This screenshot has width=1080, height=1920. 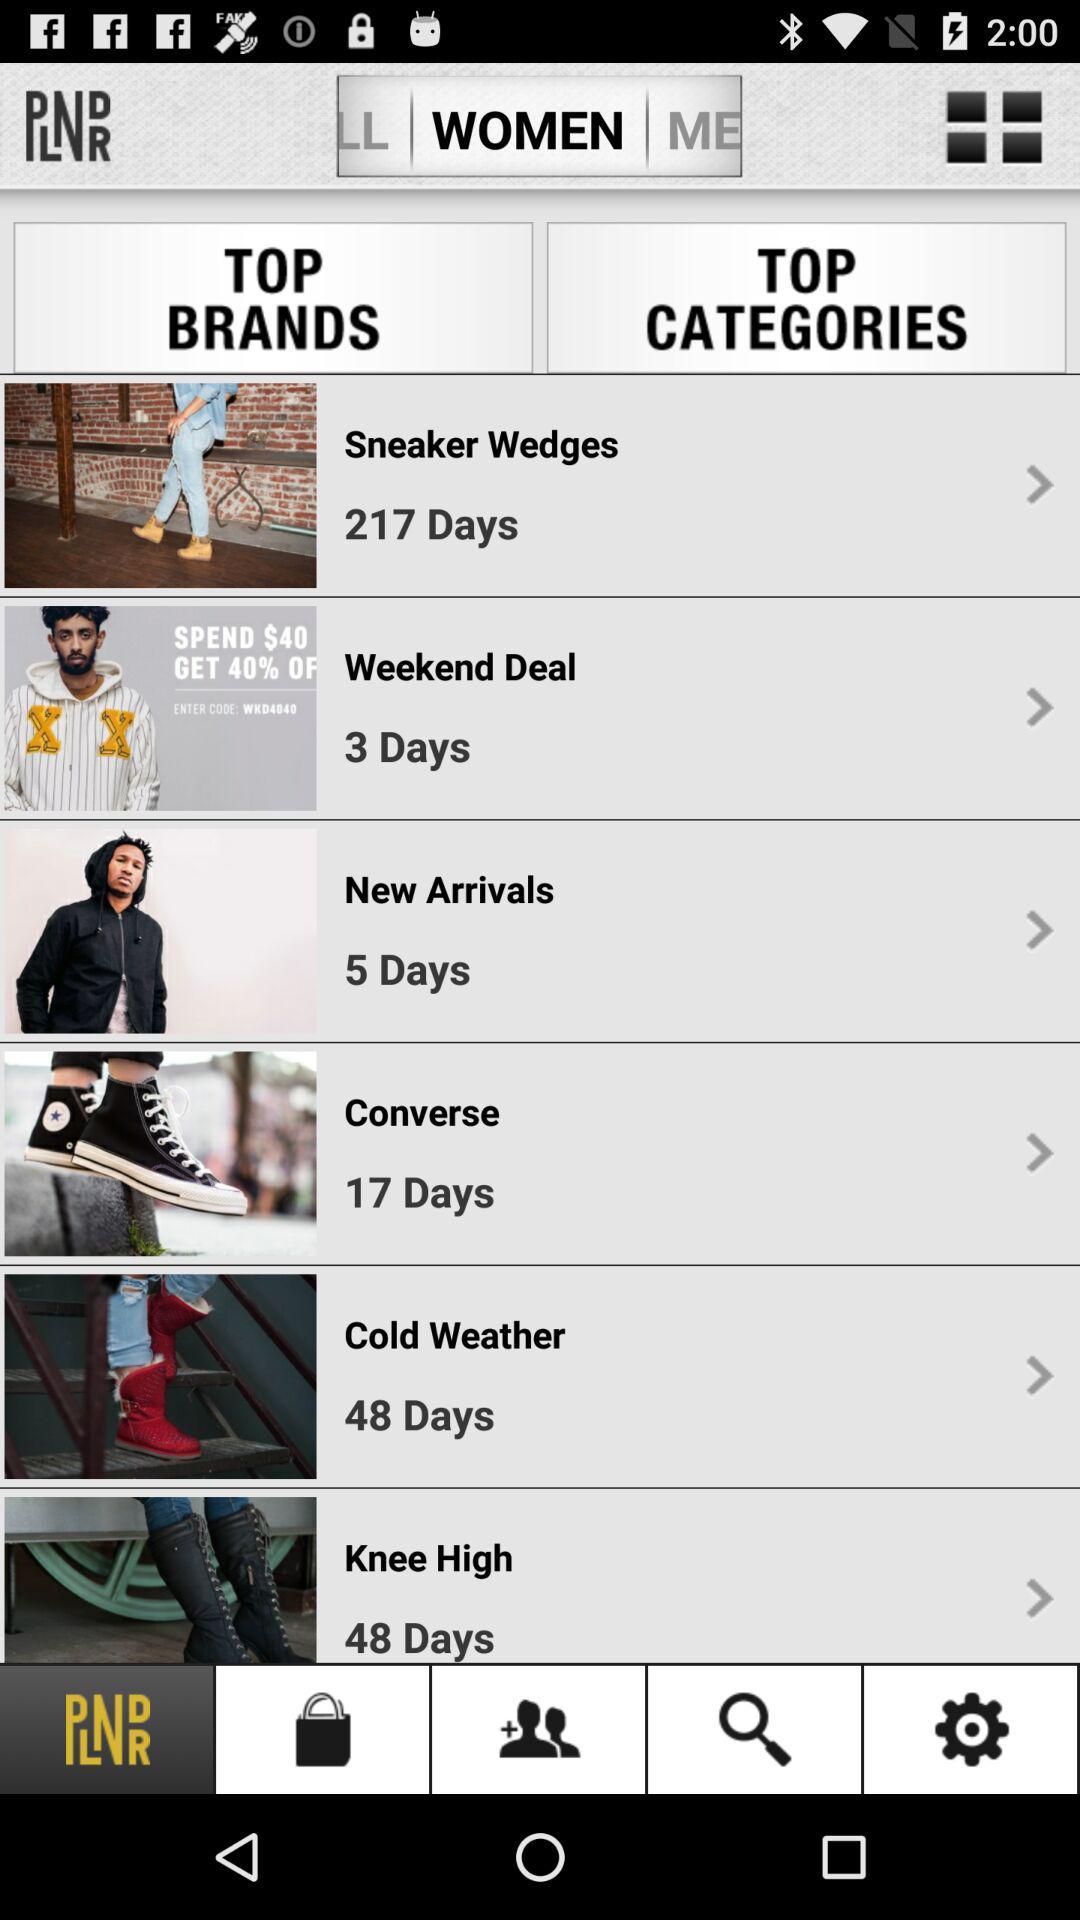 What do you see at coordinates (756, 1728) in the screenshot?
I see `the search icon` at bounding box center [756, 1728].